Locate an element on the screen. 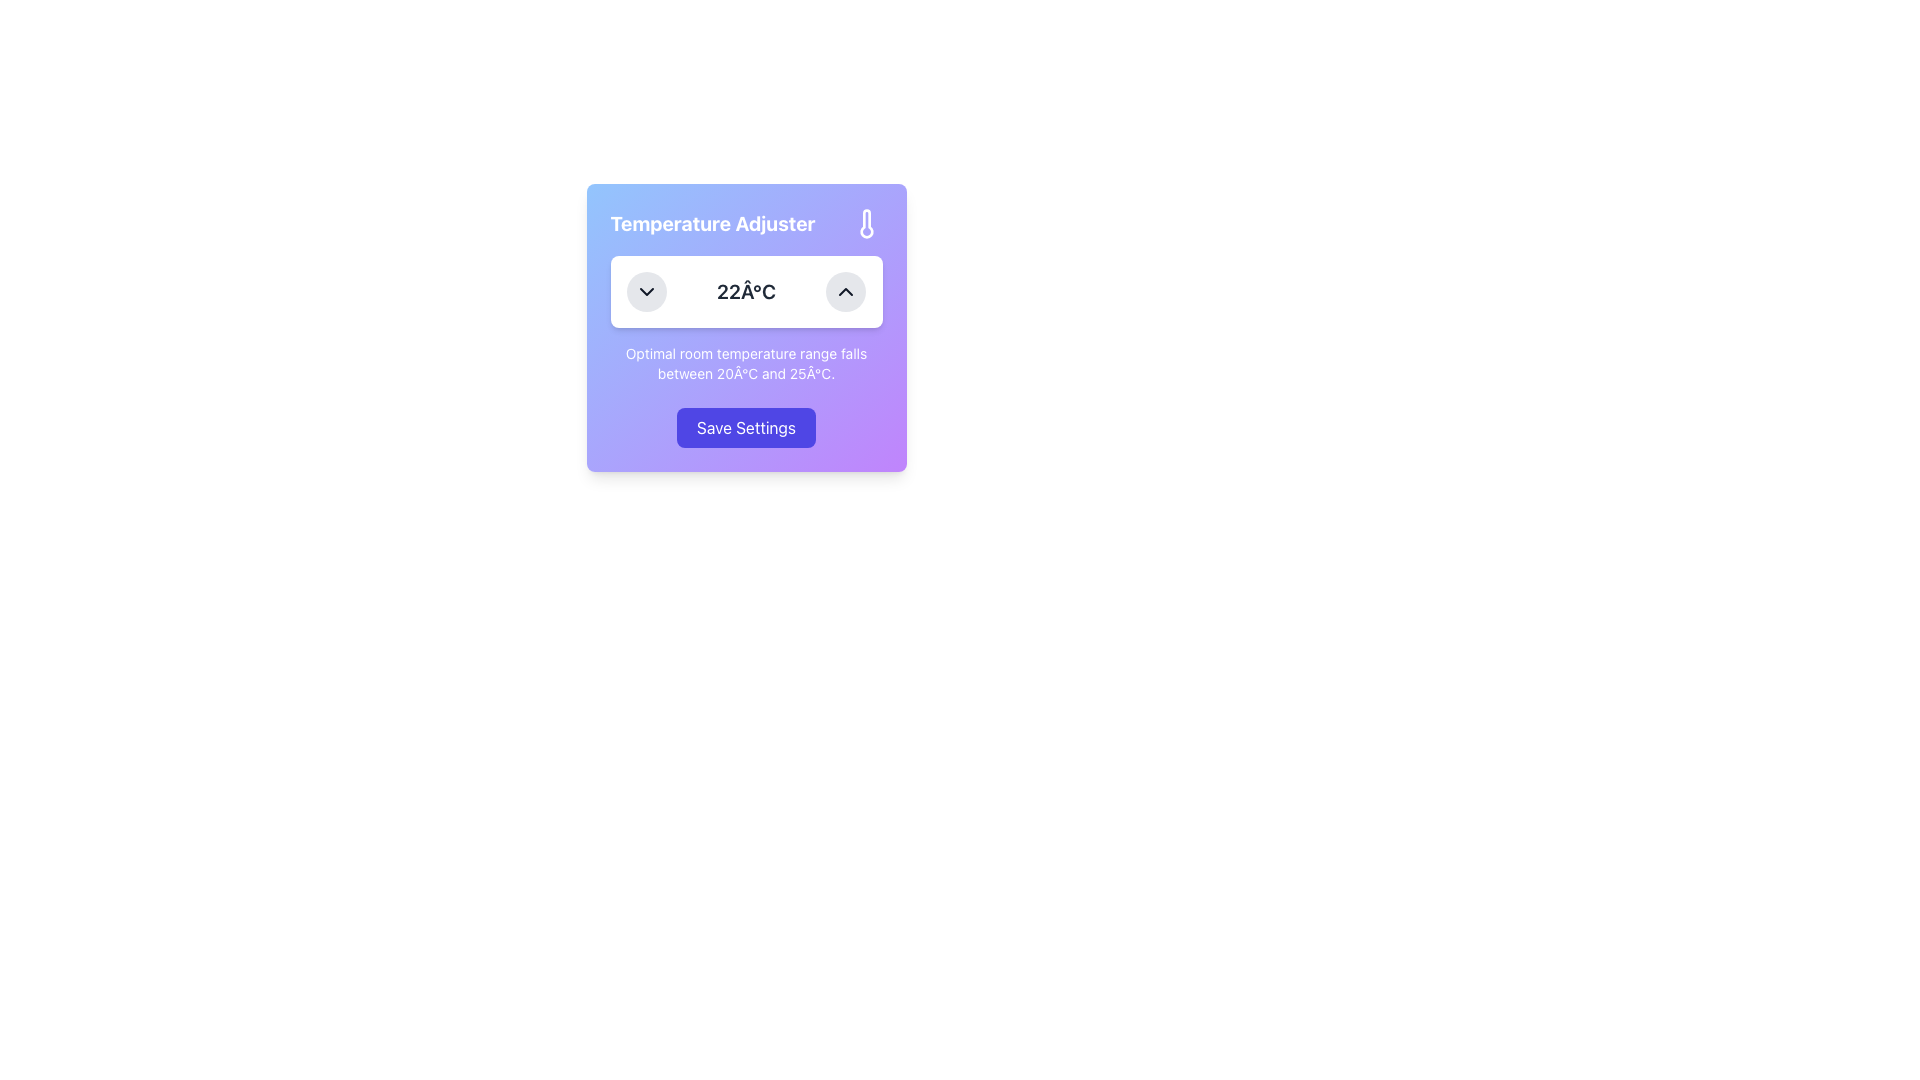 The width and height of the screenshot is (1920, 1080). the leftmost decrement button located to the left of the temperature display '22°C' to lower the temperature value is located at coordinates (646, 292).